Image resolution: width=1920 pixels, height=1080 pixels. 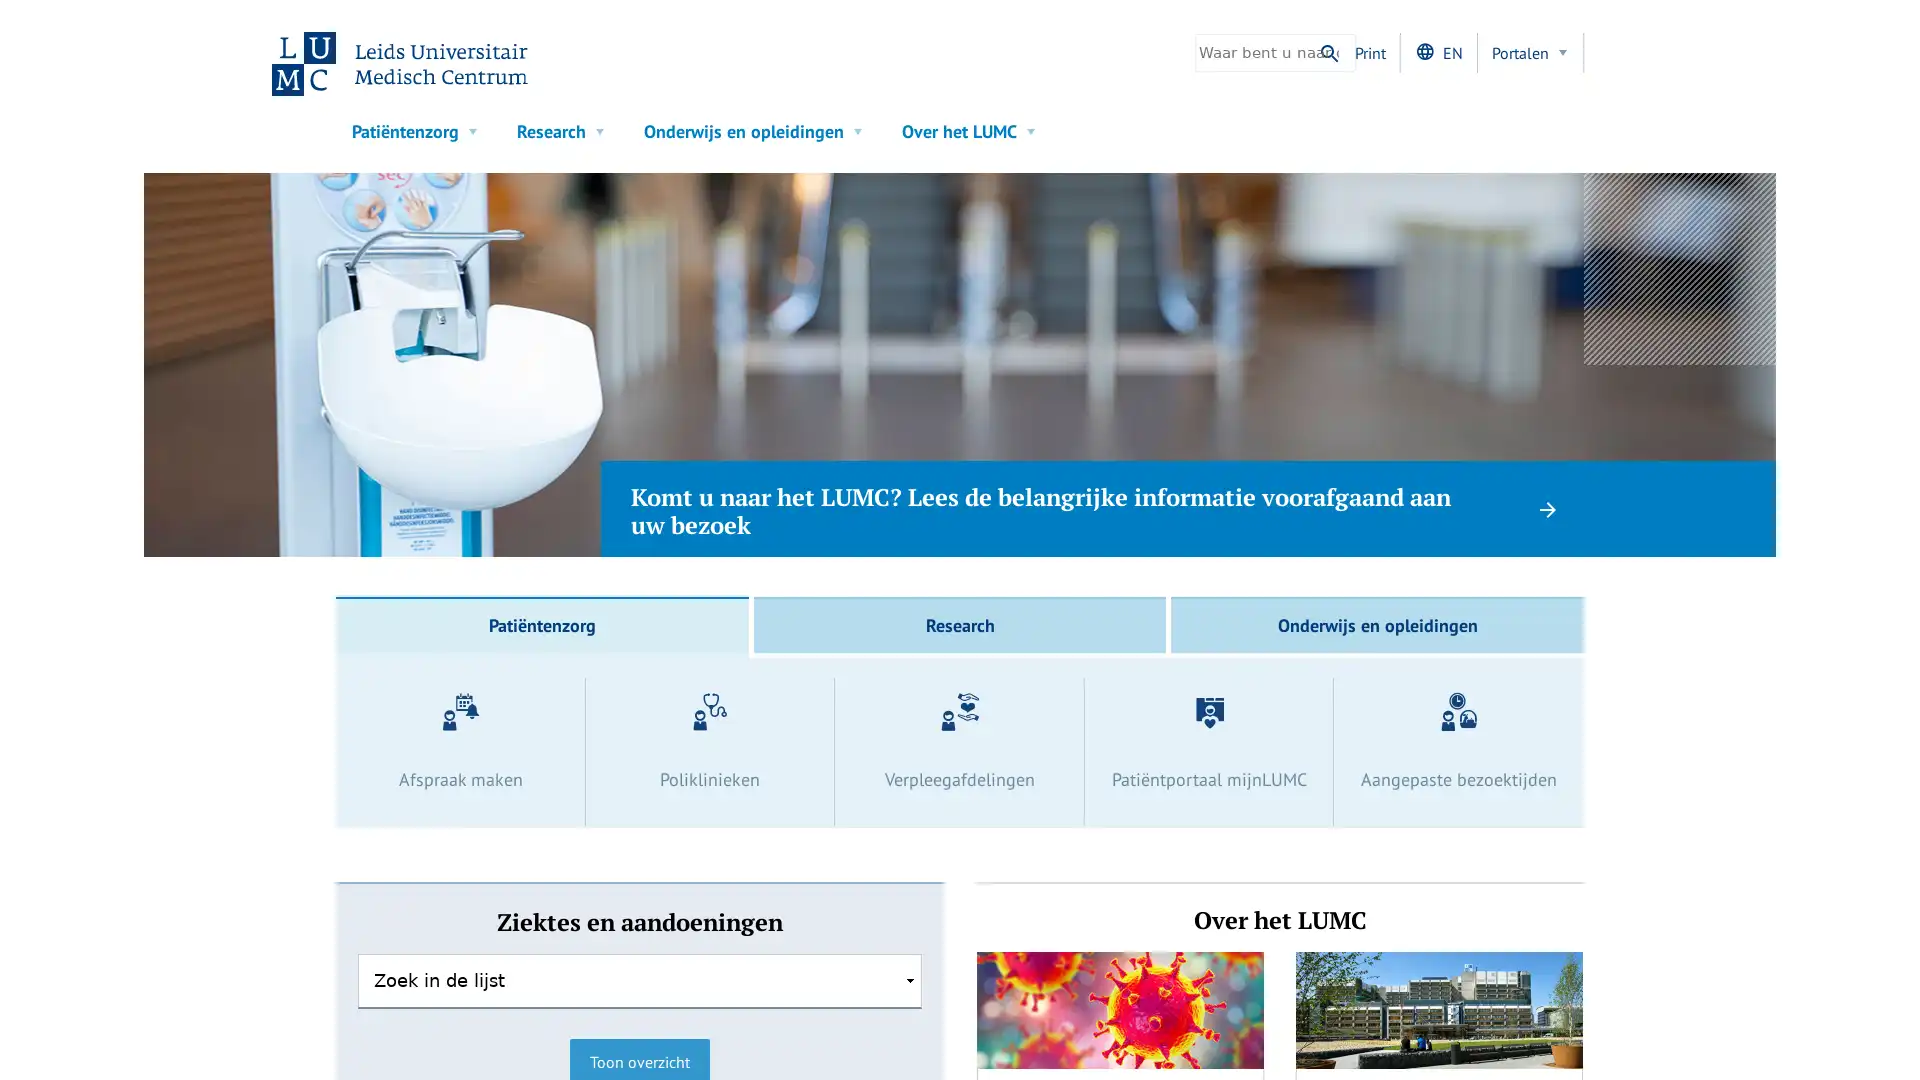 What do you see at coordinates (1530, 52) in the screenshot?
I see `Portalen` at bounding box center [1530, 52].